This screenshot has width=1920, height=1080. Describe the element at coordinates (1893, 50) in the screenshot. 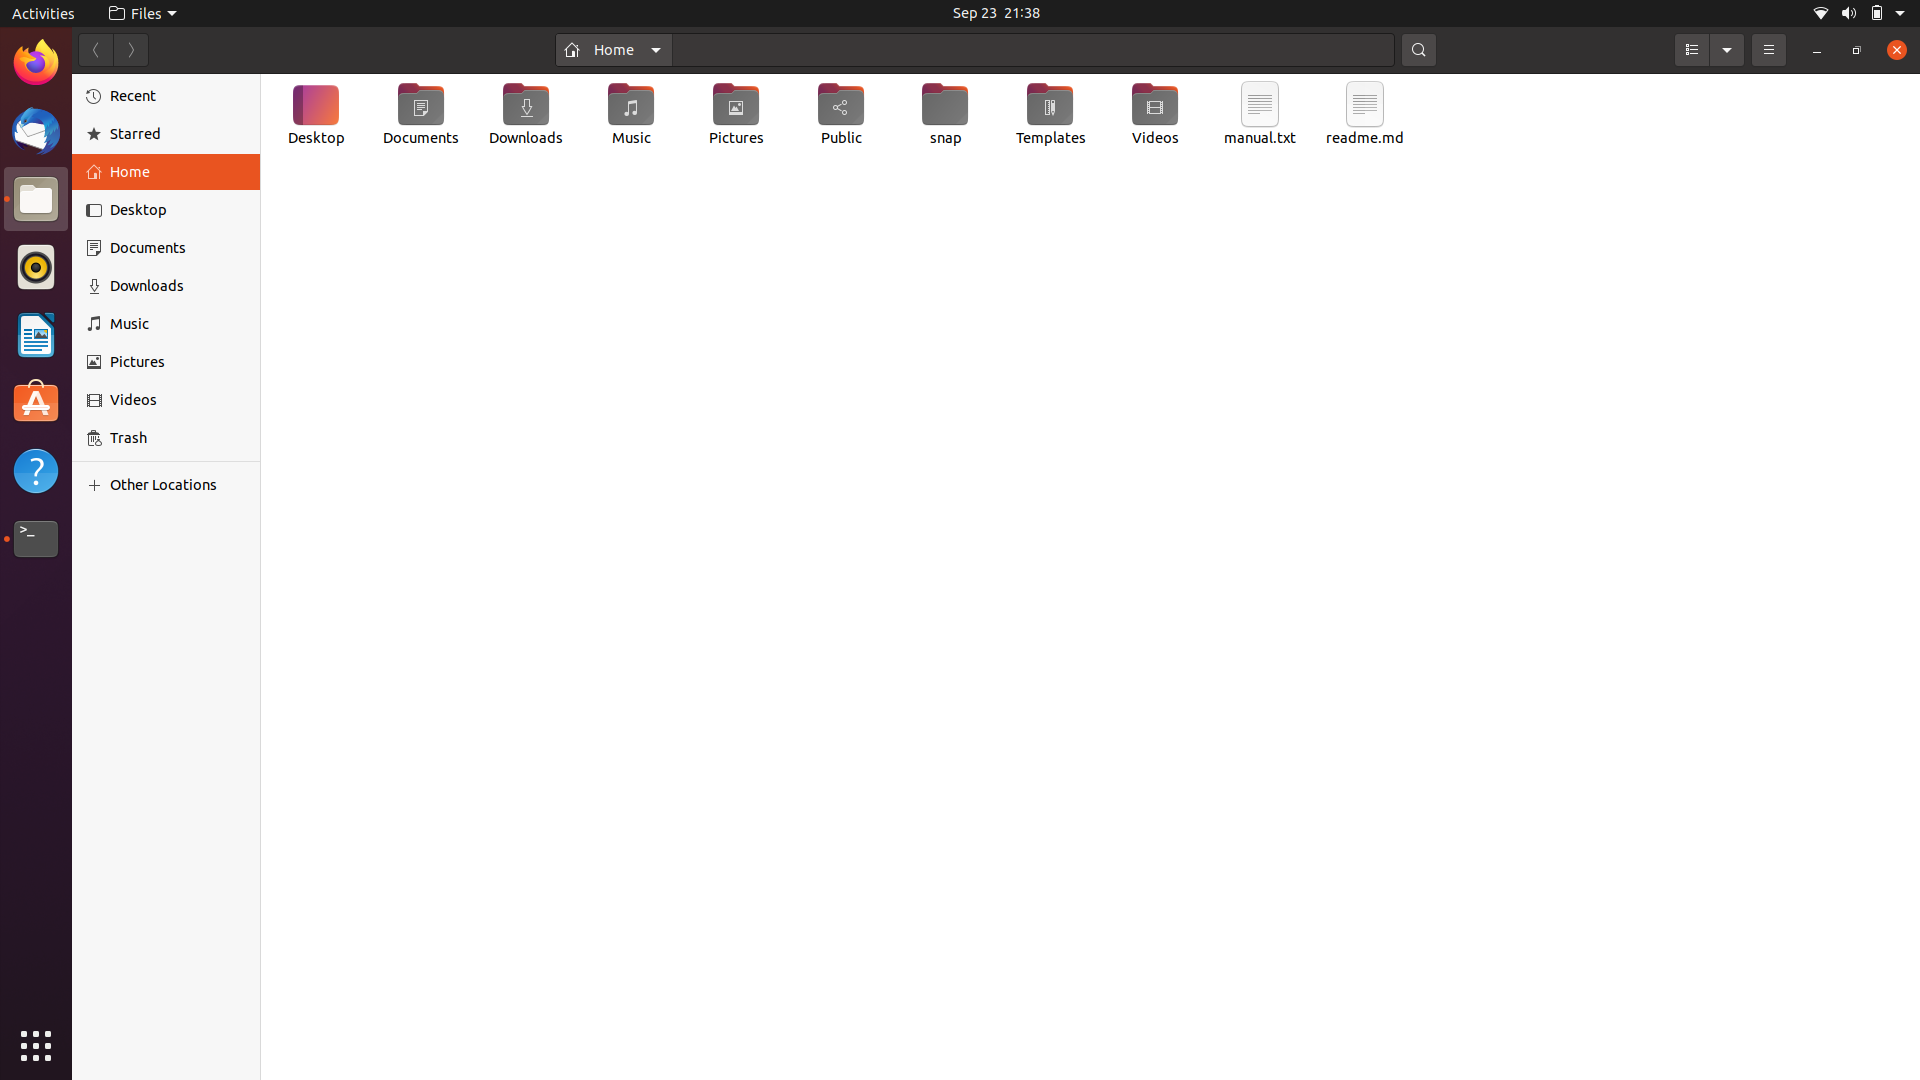

I see `Shut down the open window` at that location.